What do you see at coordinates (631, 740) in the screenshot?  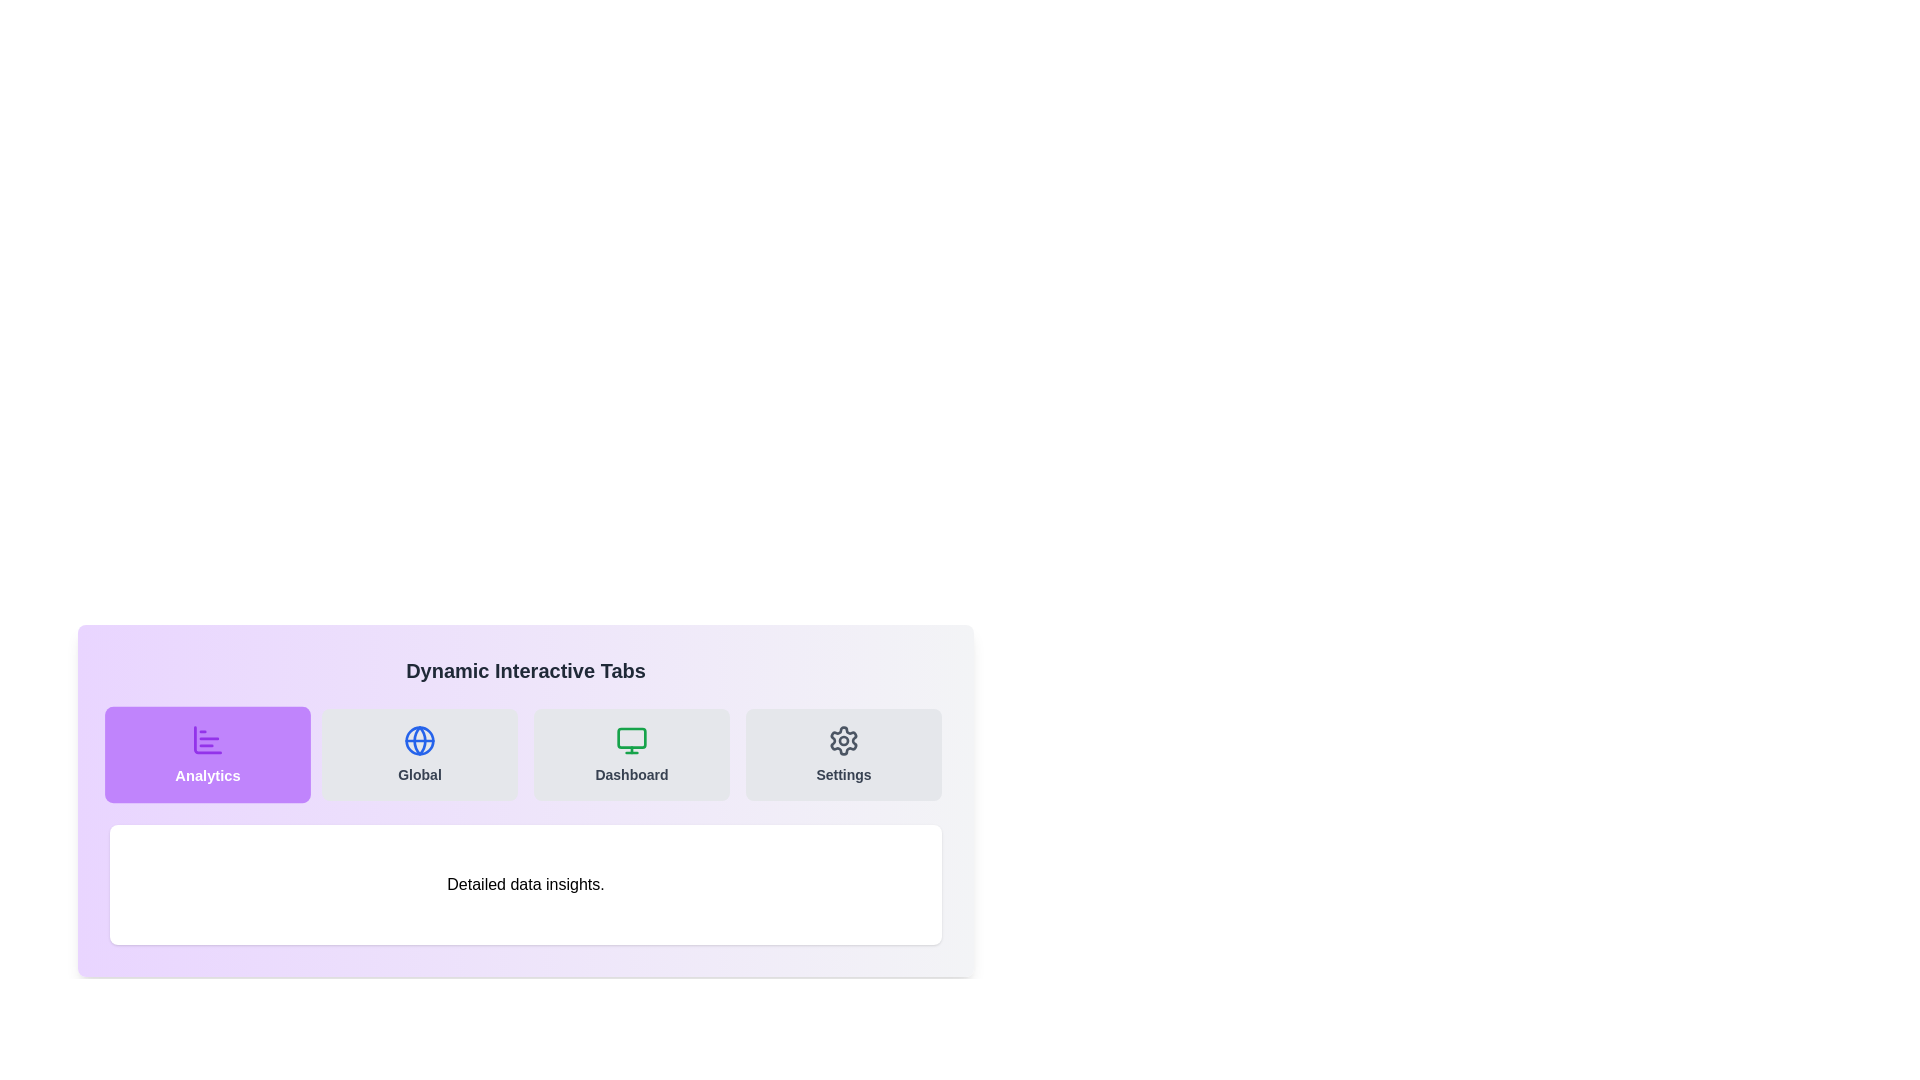 I see `the green-outline monitor icon positioned above the 'Dashboard' label` at bounding box center [631, 740].